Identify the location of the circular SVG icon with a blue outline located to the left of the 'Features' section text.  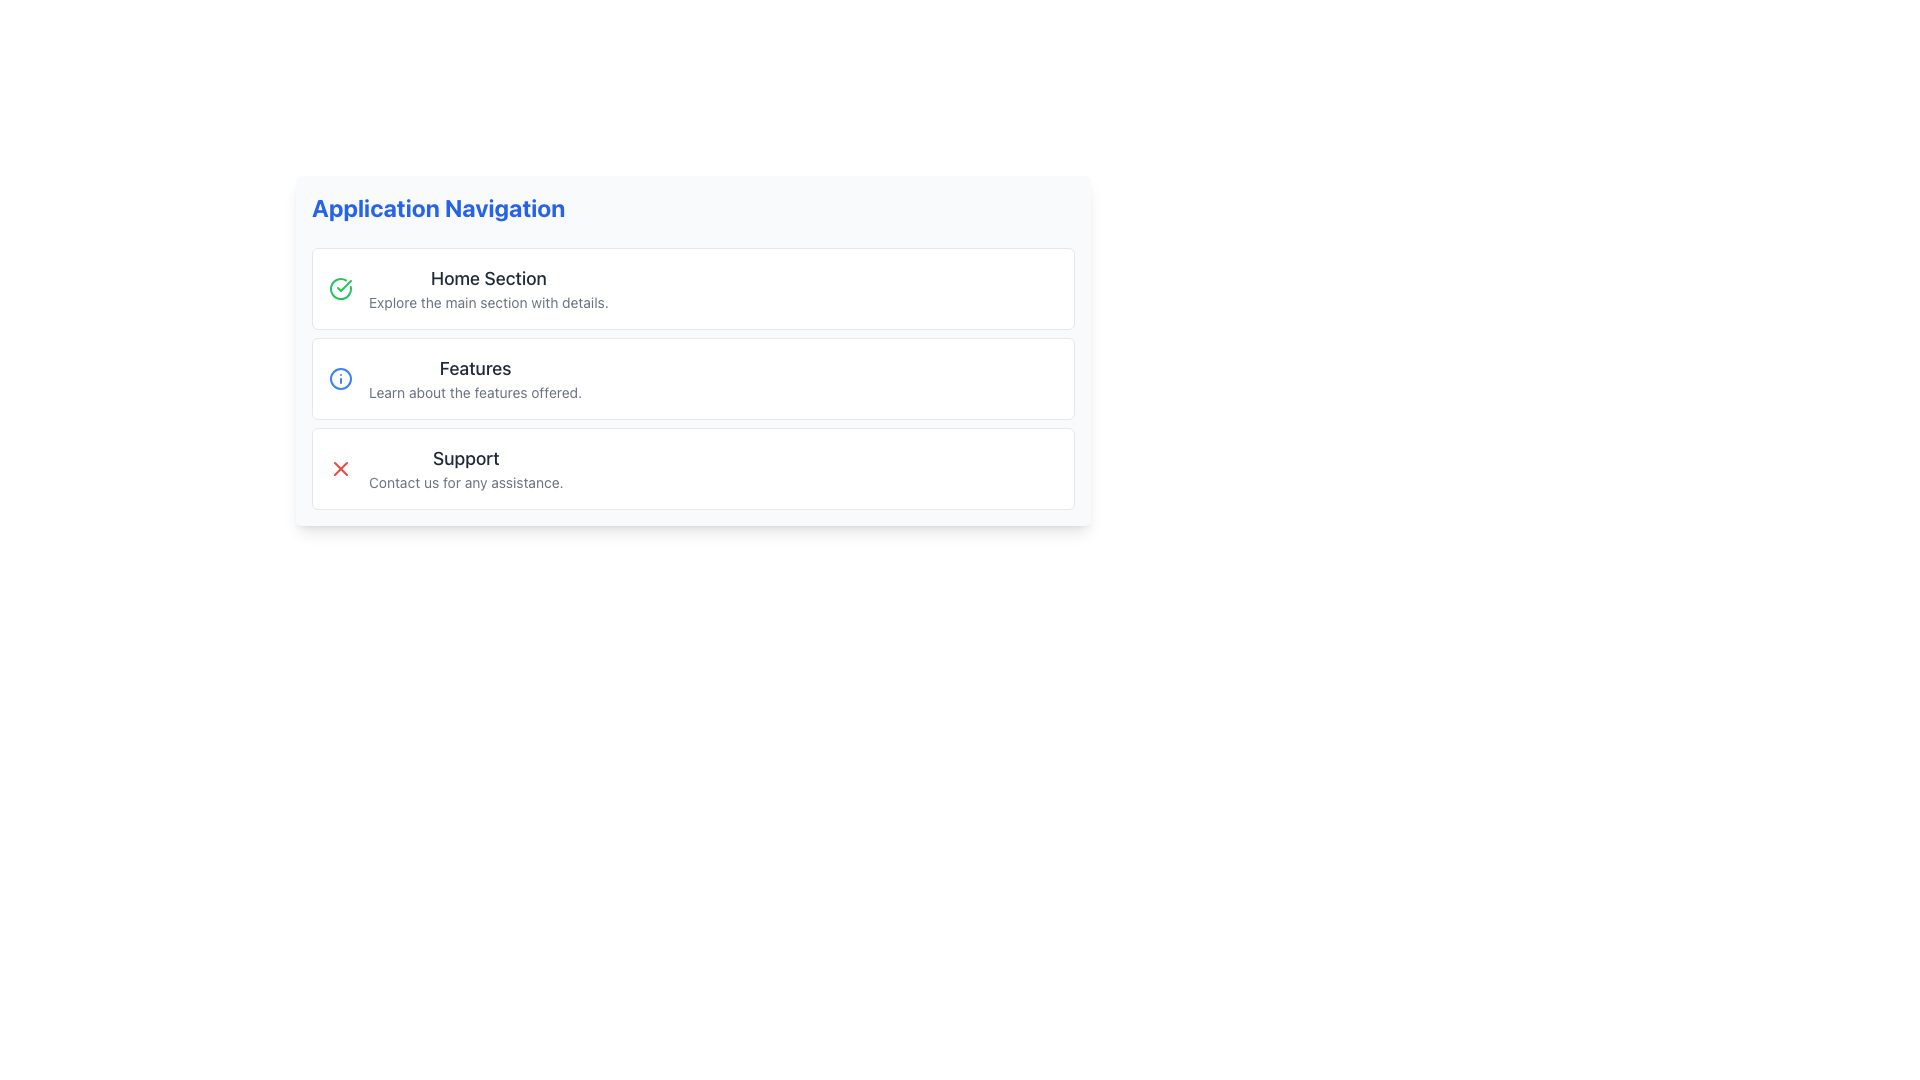
(340, 378).